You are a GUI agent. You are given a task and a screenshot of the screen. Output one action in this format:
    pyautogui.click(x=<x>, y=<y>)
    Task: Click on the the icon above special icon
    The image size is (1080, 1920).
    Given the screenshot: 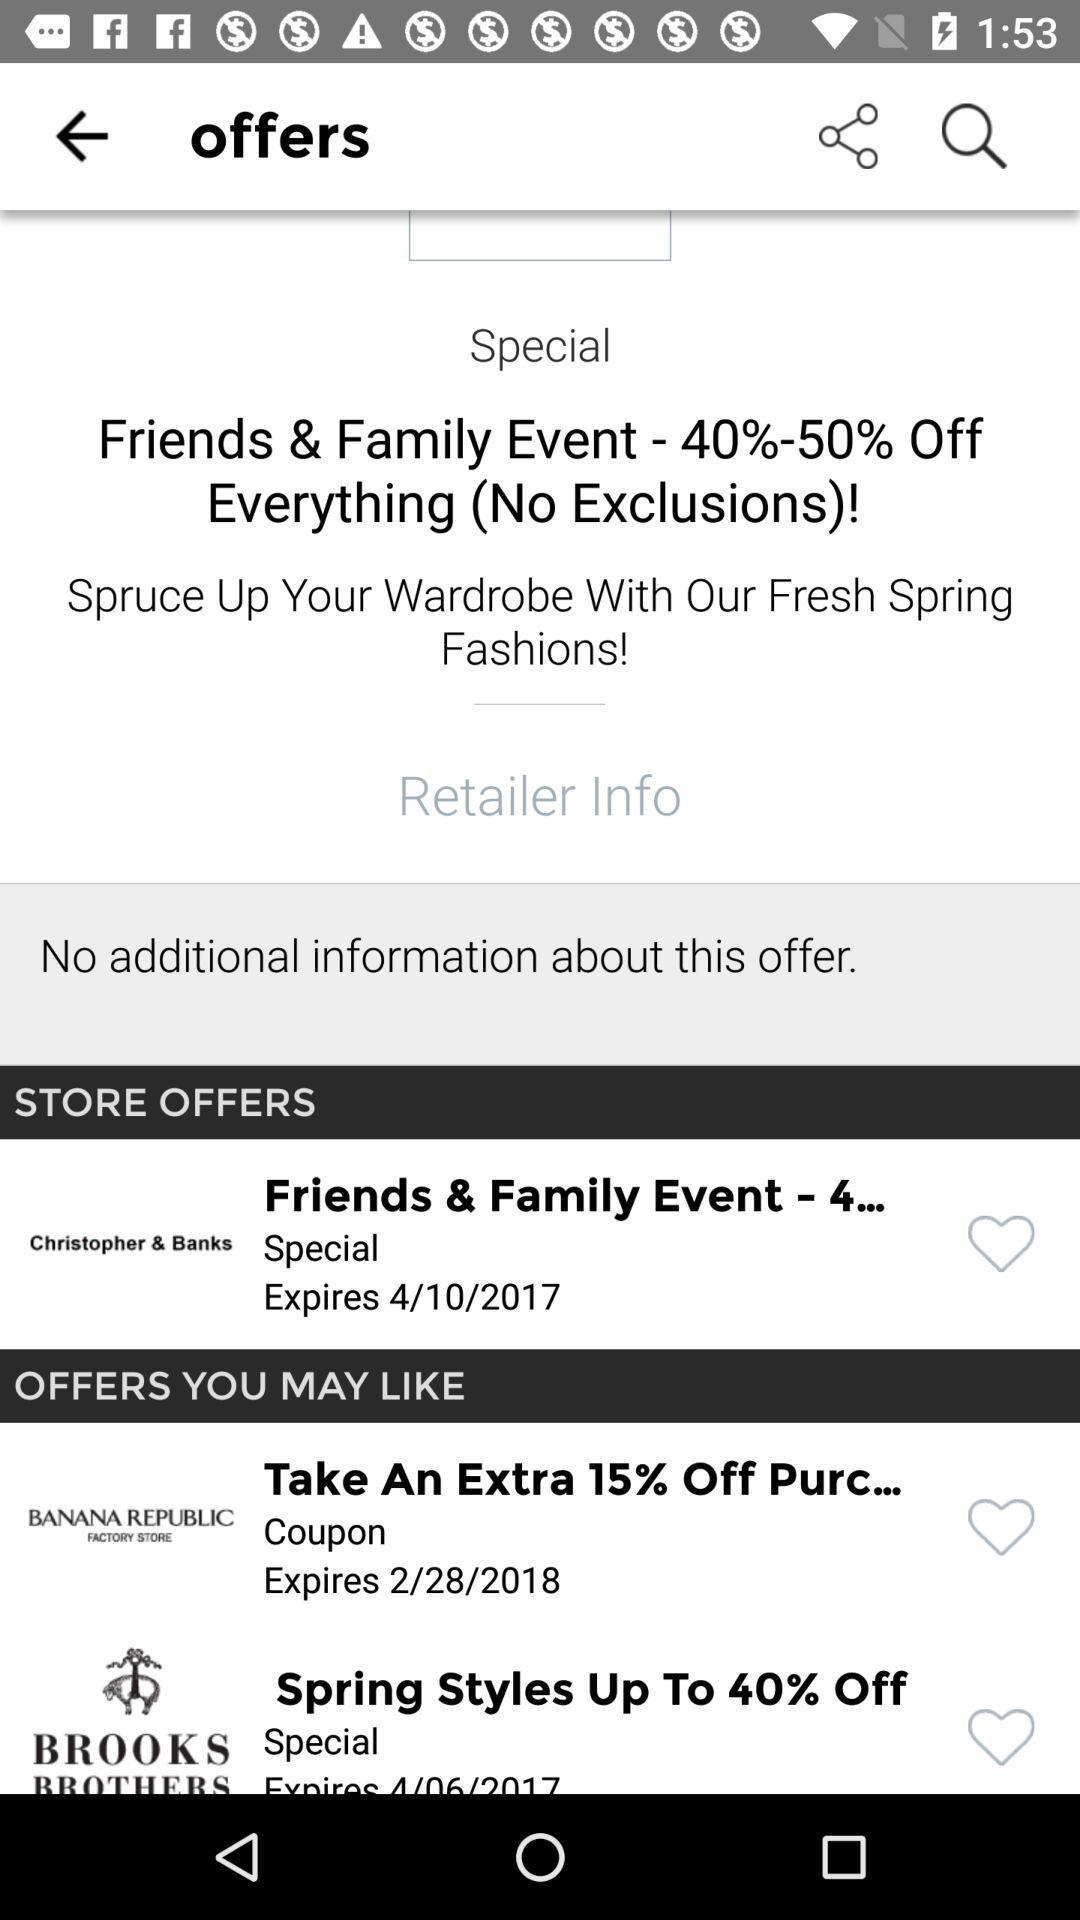 What is the action you would take?
    pyautogui.click(x=80, y=135)
    